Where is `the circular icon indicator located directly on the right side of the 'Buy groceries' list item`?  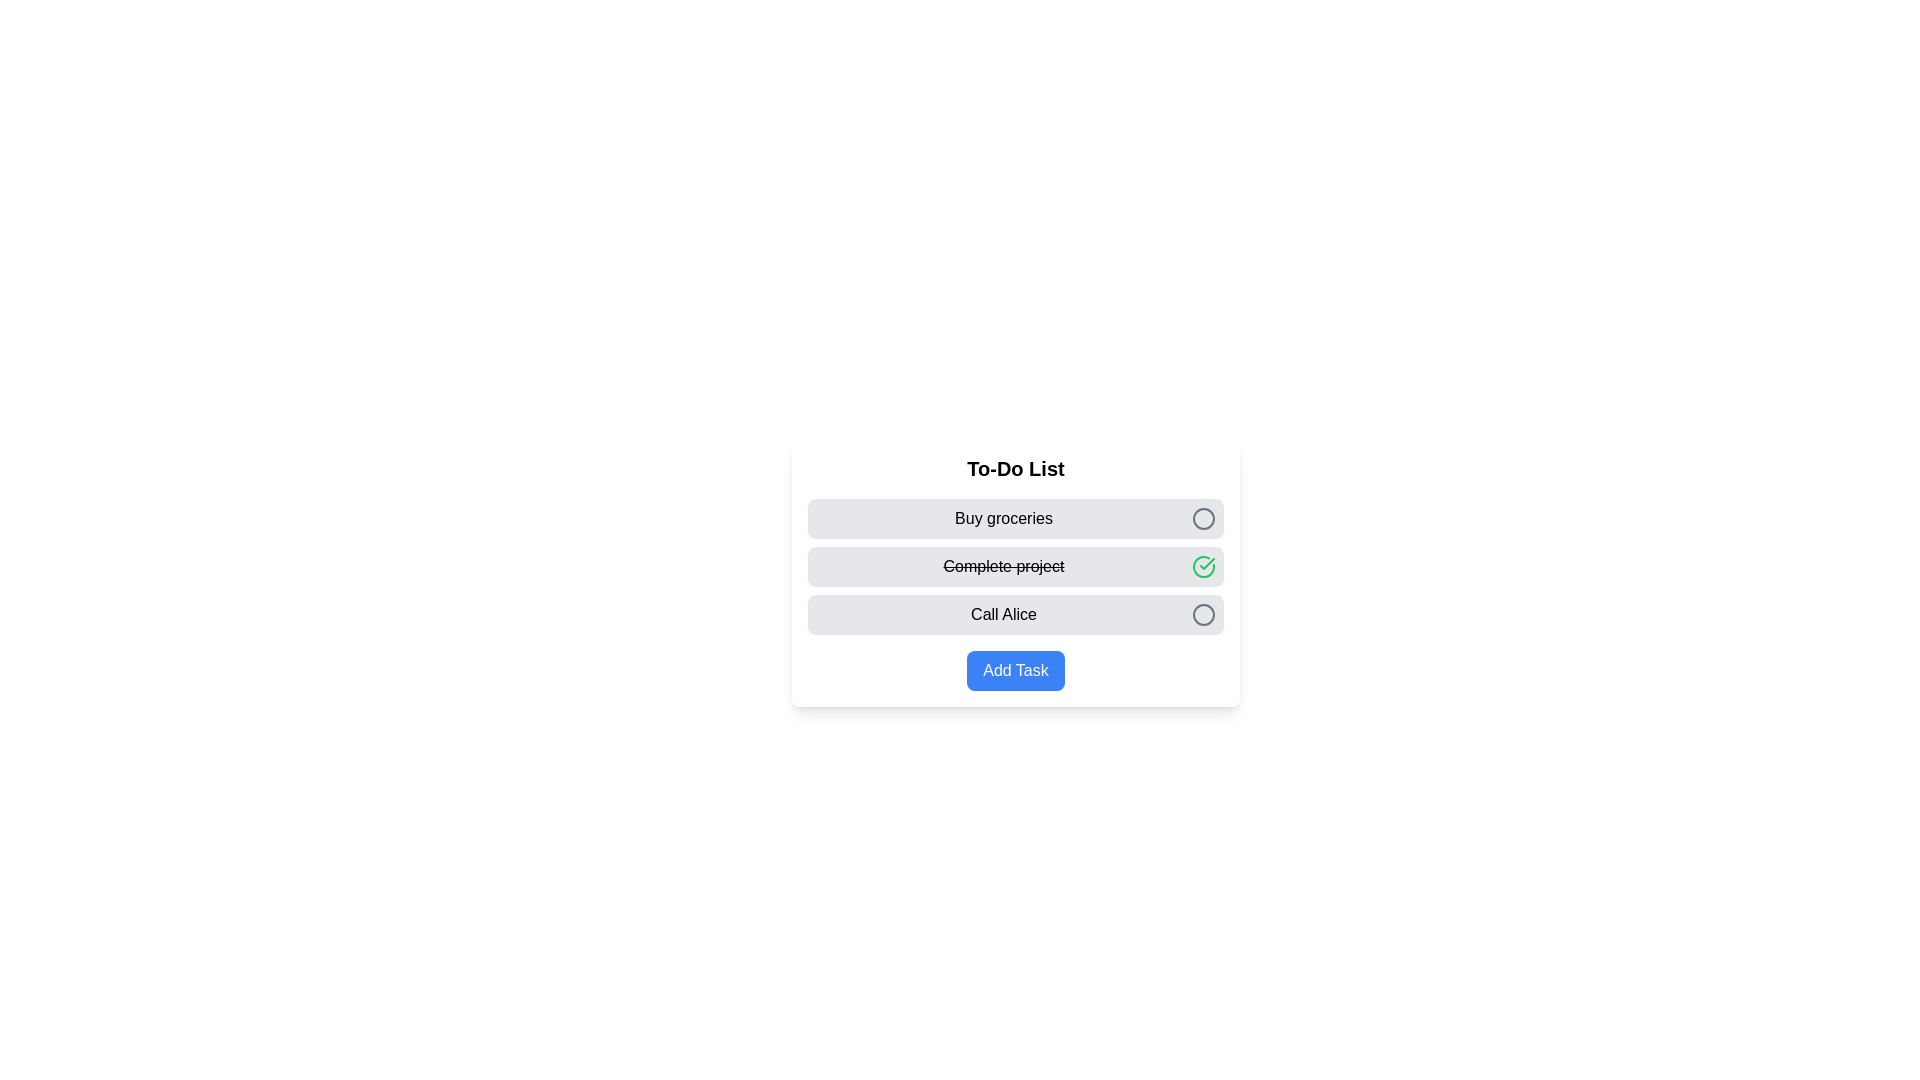 the circular icon indicator located directly on the right side of the 'Buy groceries' list item is located at coordinates (1203, 518).